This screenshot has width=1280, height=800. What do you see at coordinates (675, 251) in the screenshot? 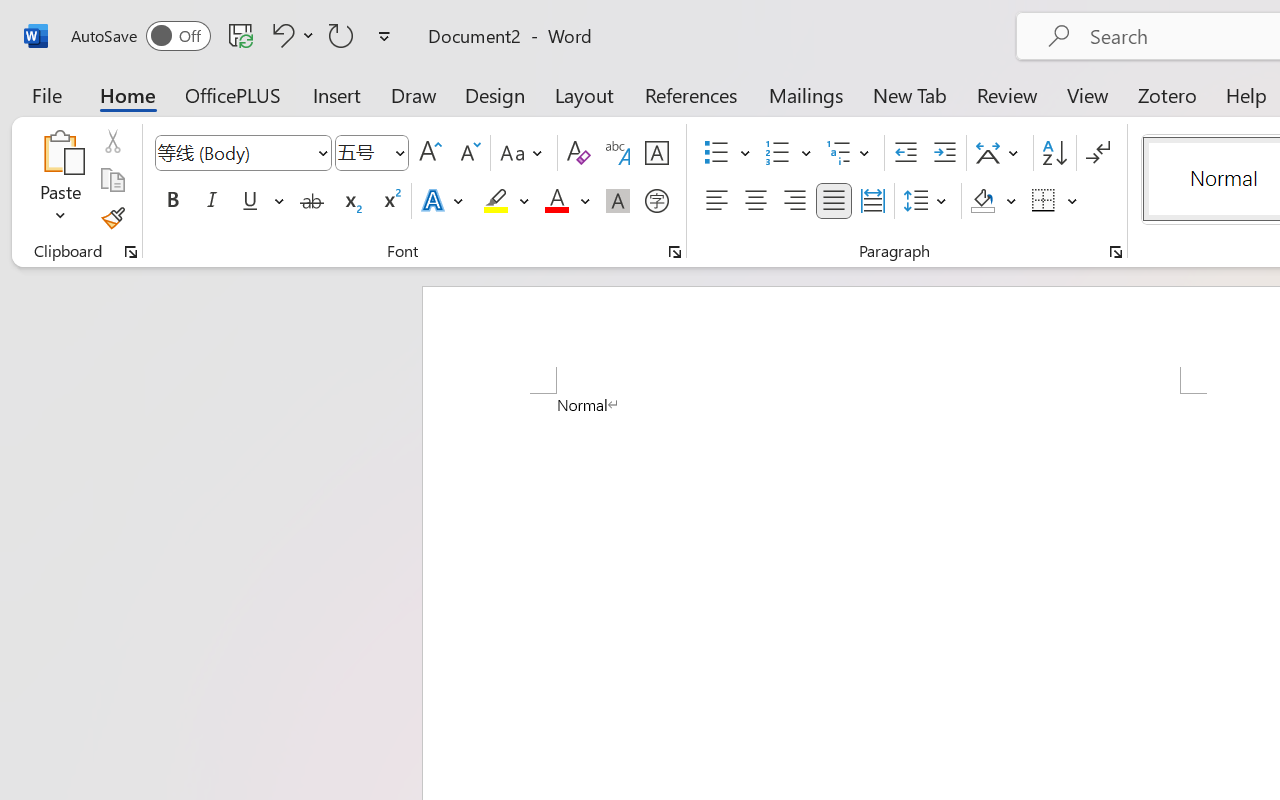
I see `'Font...'` at bounding box center [675, 251].